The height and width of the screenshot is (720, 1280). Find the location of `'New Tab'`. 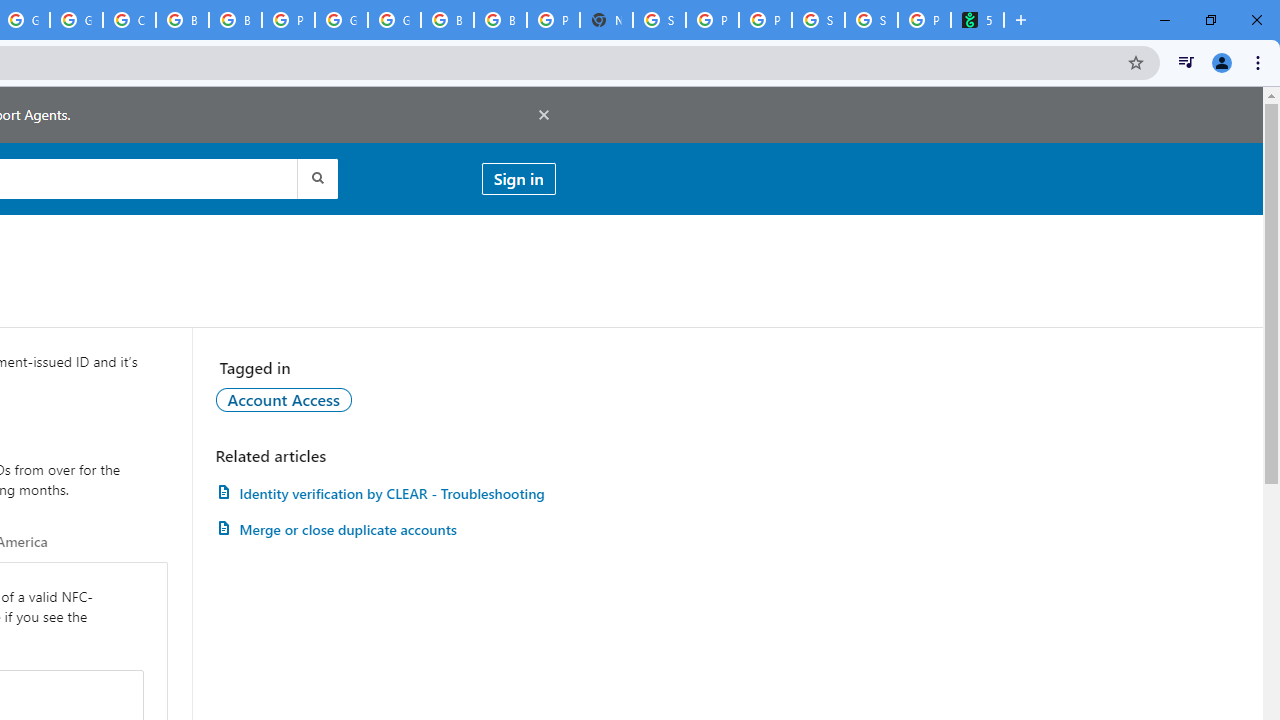

'New Tab' is located at coordinates (605, 20).